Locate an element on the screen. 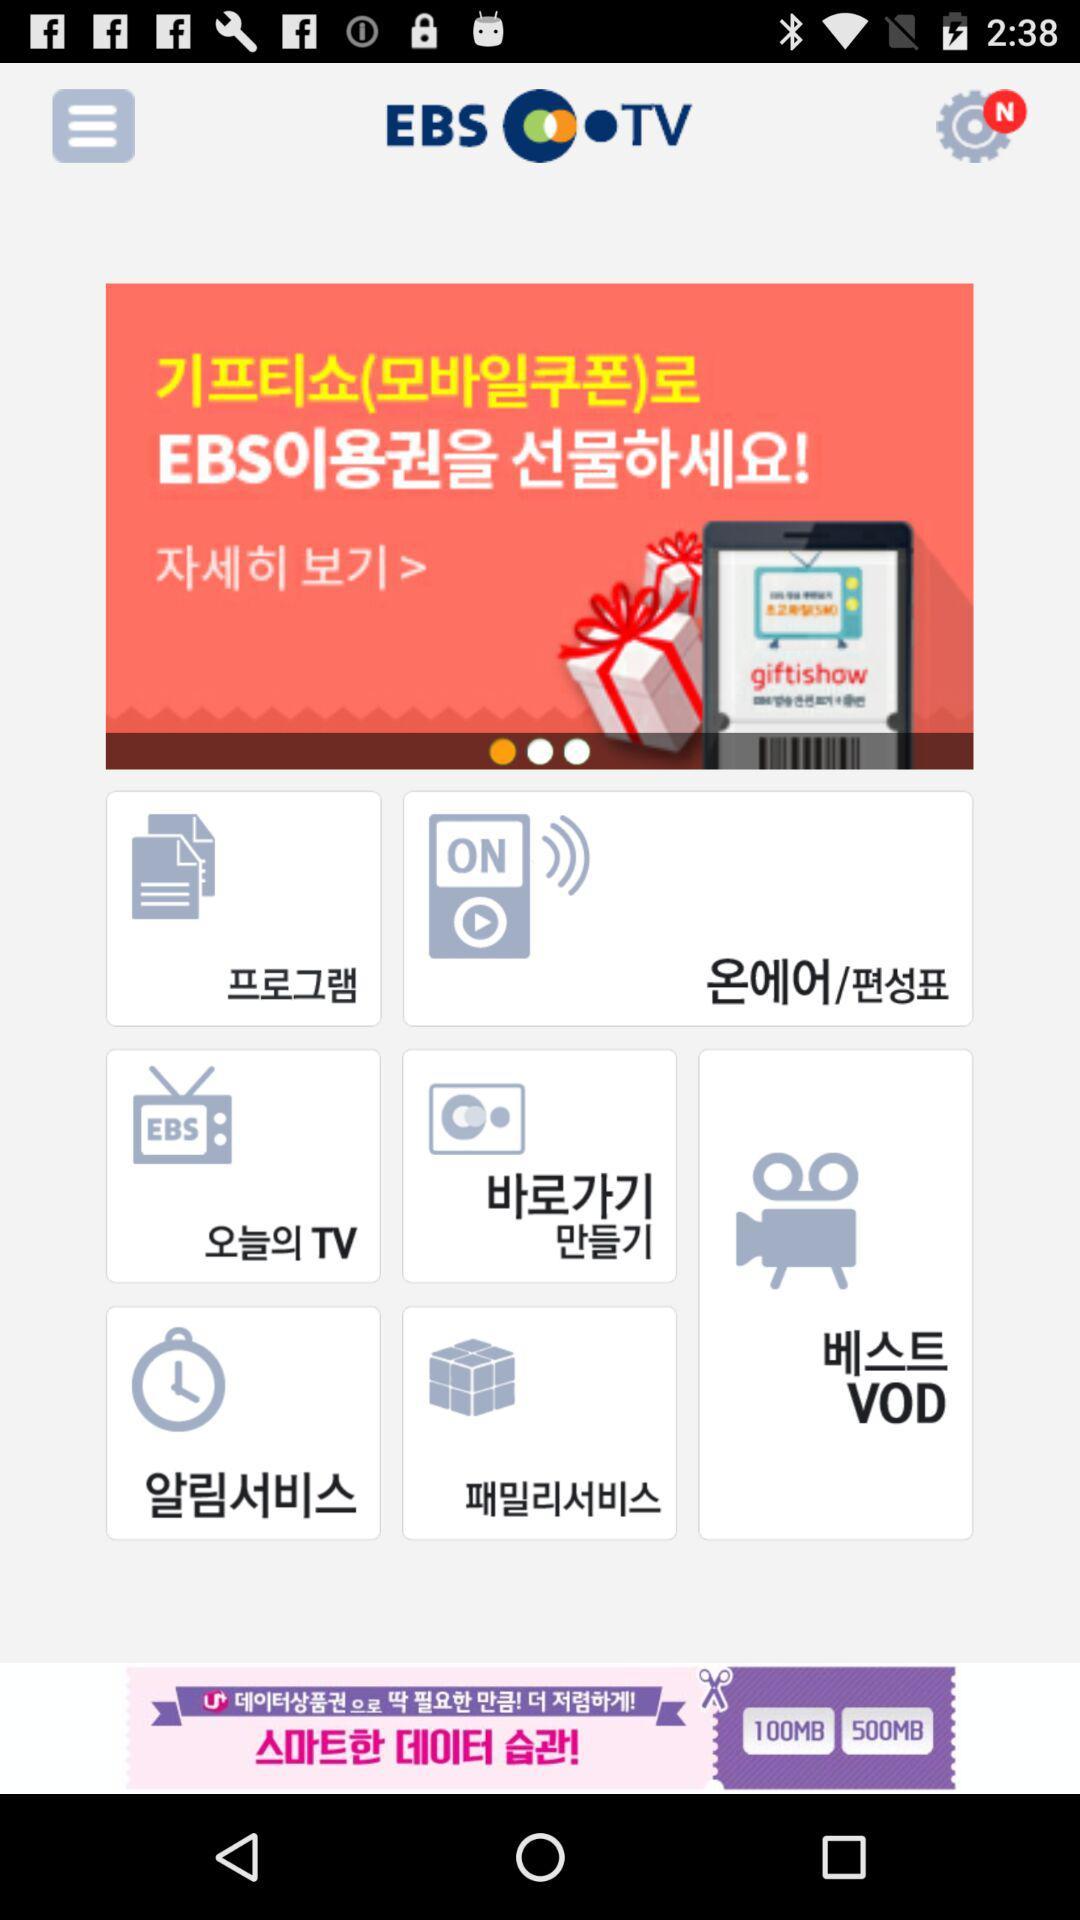 Image resolution: width=1080 pixels, height=1920 pixels. the first block which is below the image is located at coordinates (242, 907).